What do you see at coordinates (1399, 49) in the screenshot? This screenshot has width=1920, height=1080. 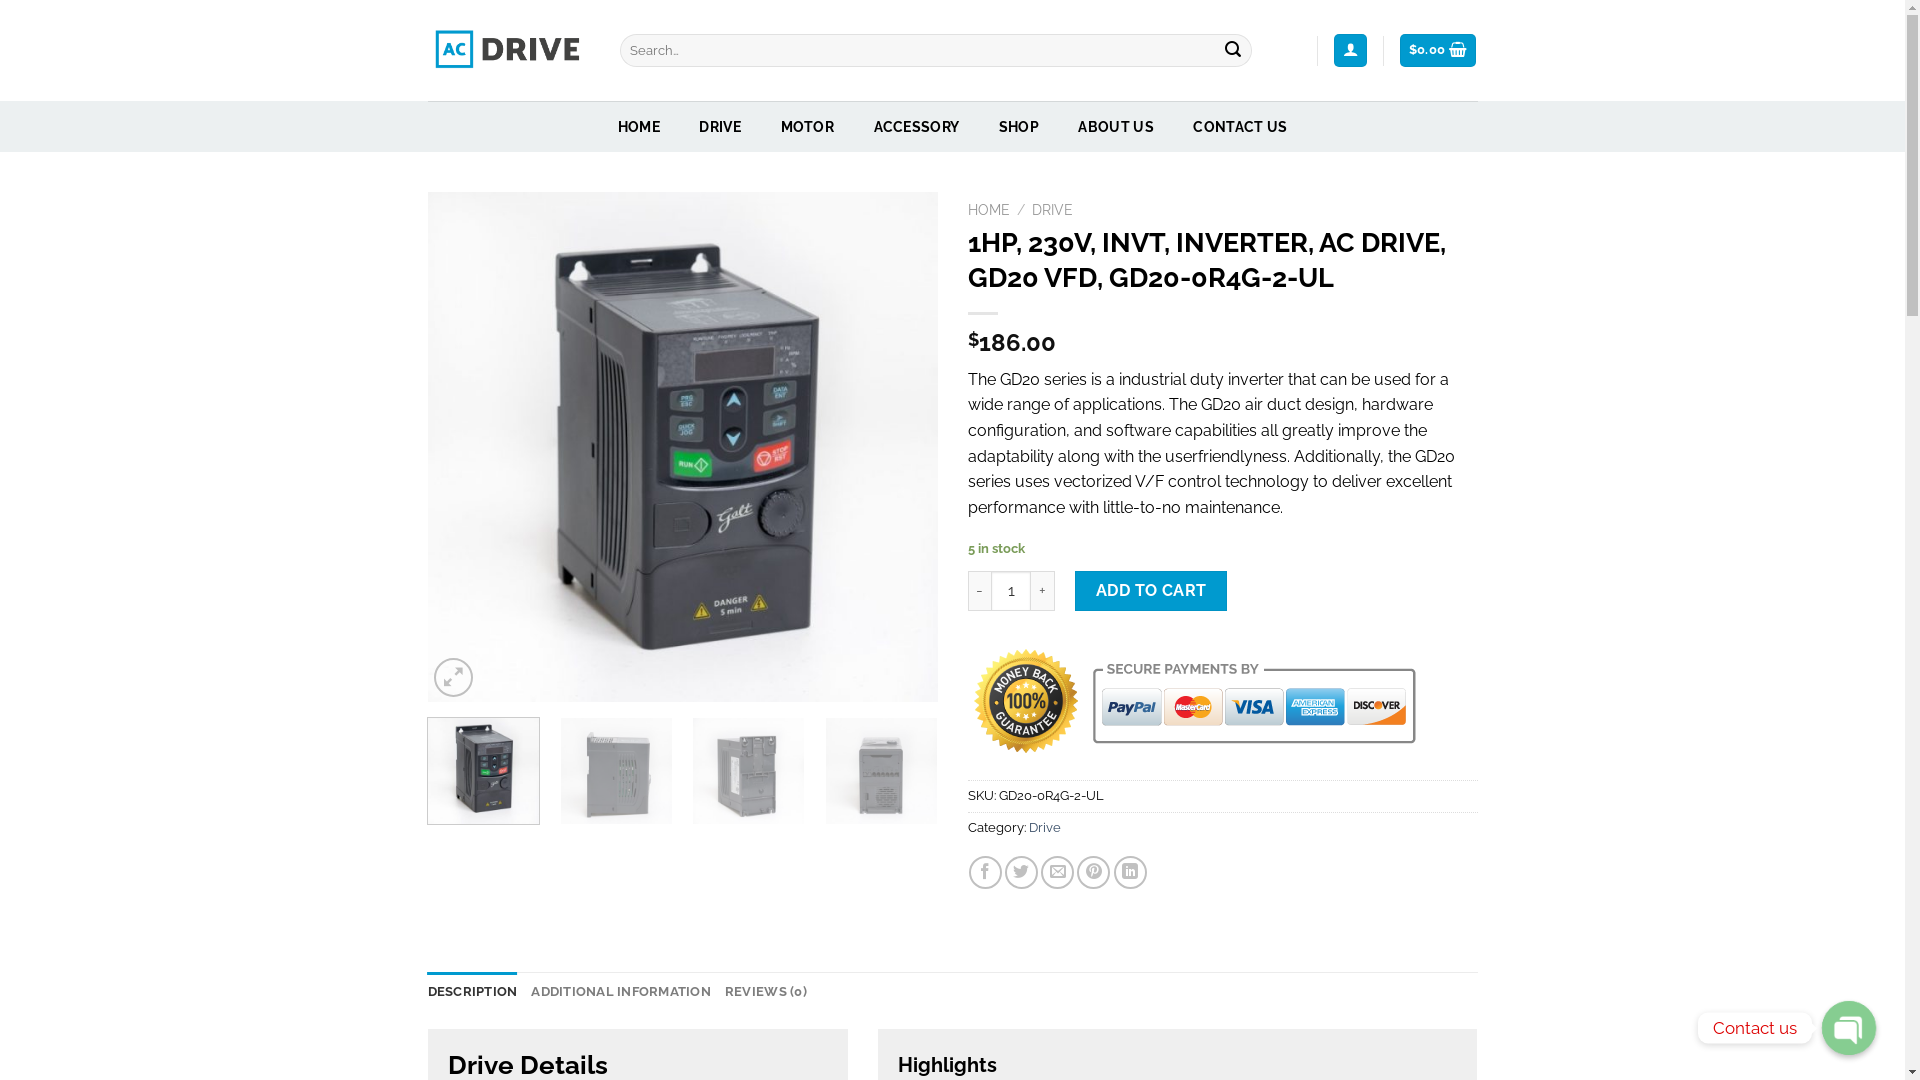 I see `'$0.00'` at bounding box center [1399, 49].